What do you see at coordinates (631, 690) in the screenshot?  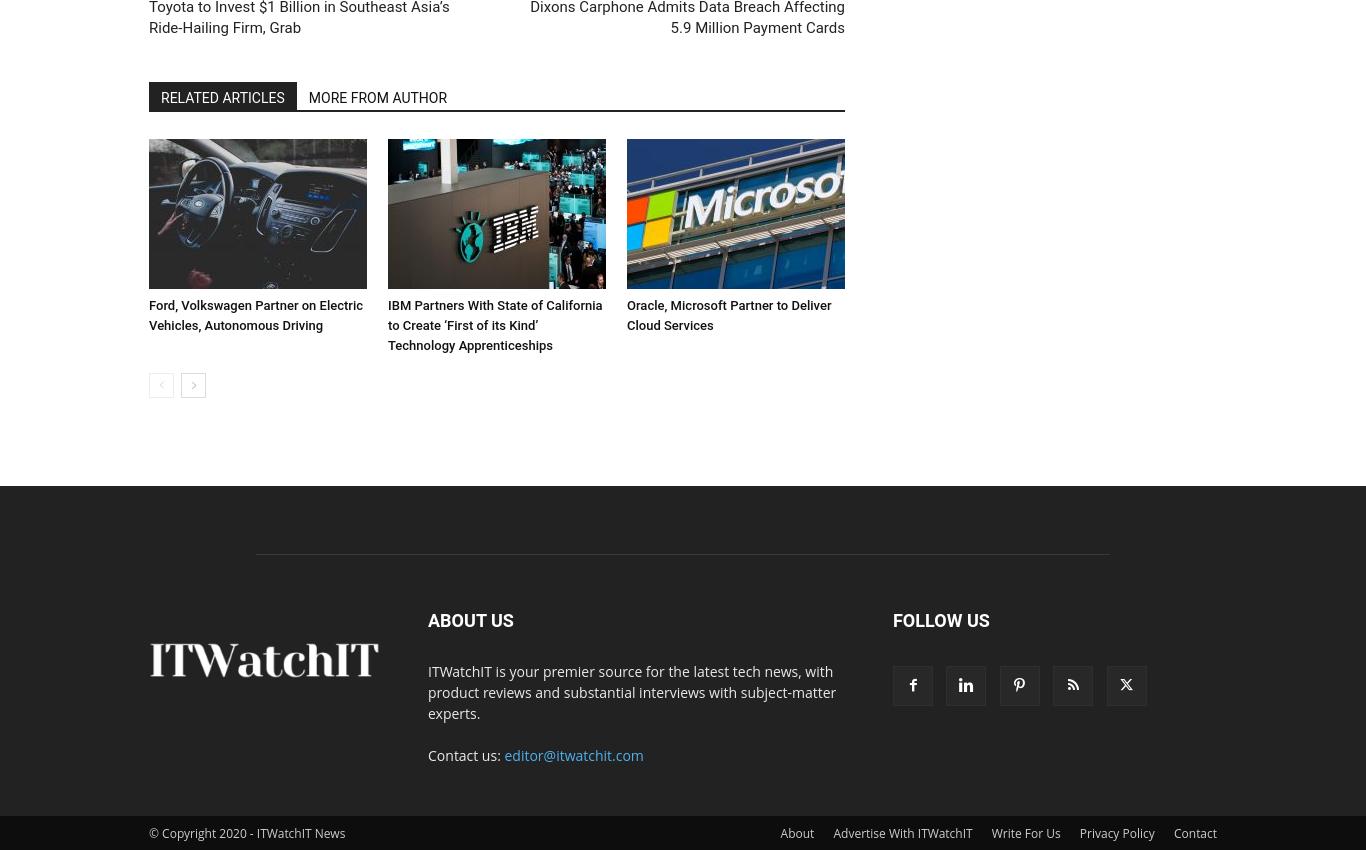 I see `'ITWatchIT is your premier source for the latest tech news, with product reviews and substantial interviews with subject-matter experts.'` at bounding box center [631, 690].